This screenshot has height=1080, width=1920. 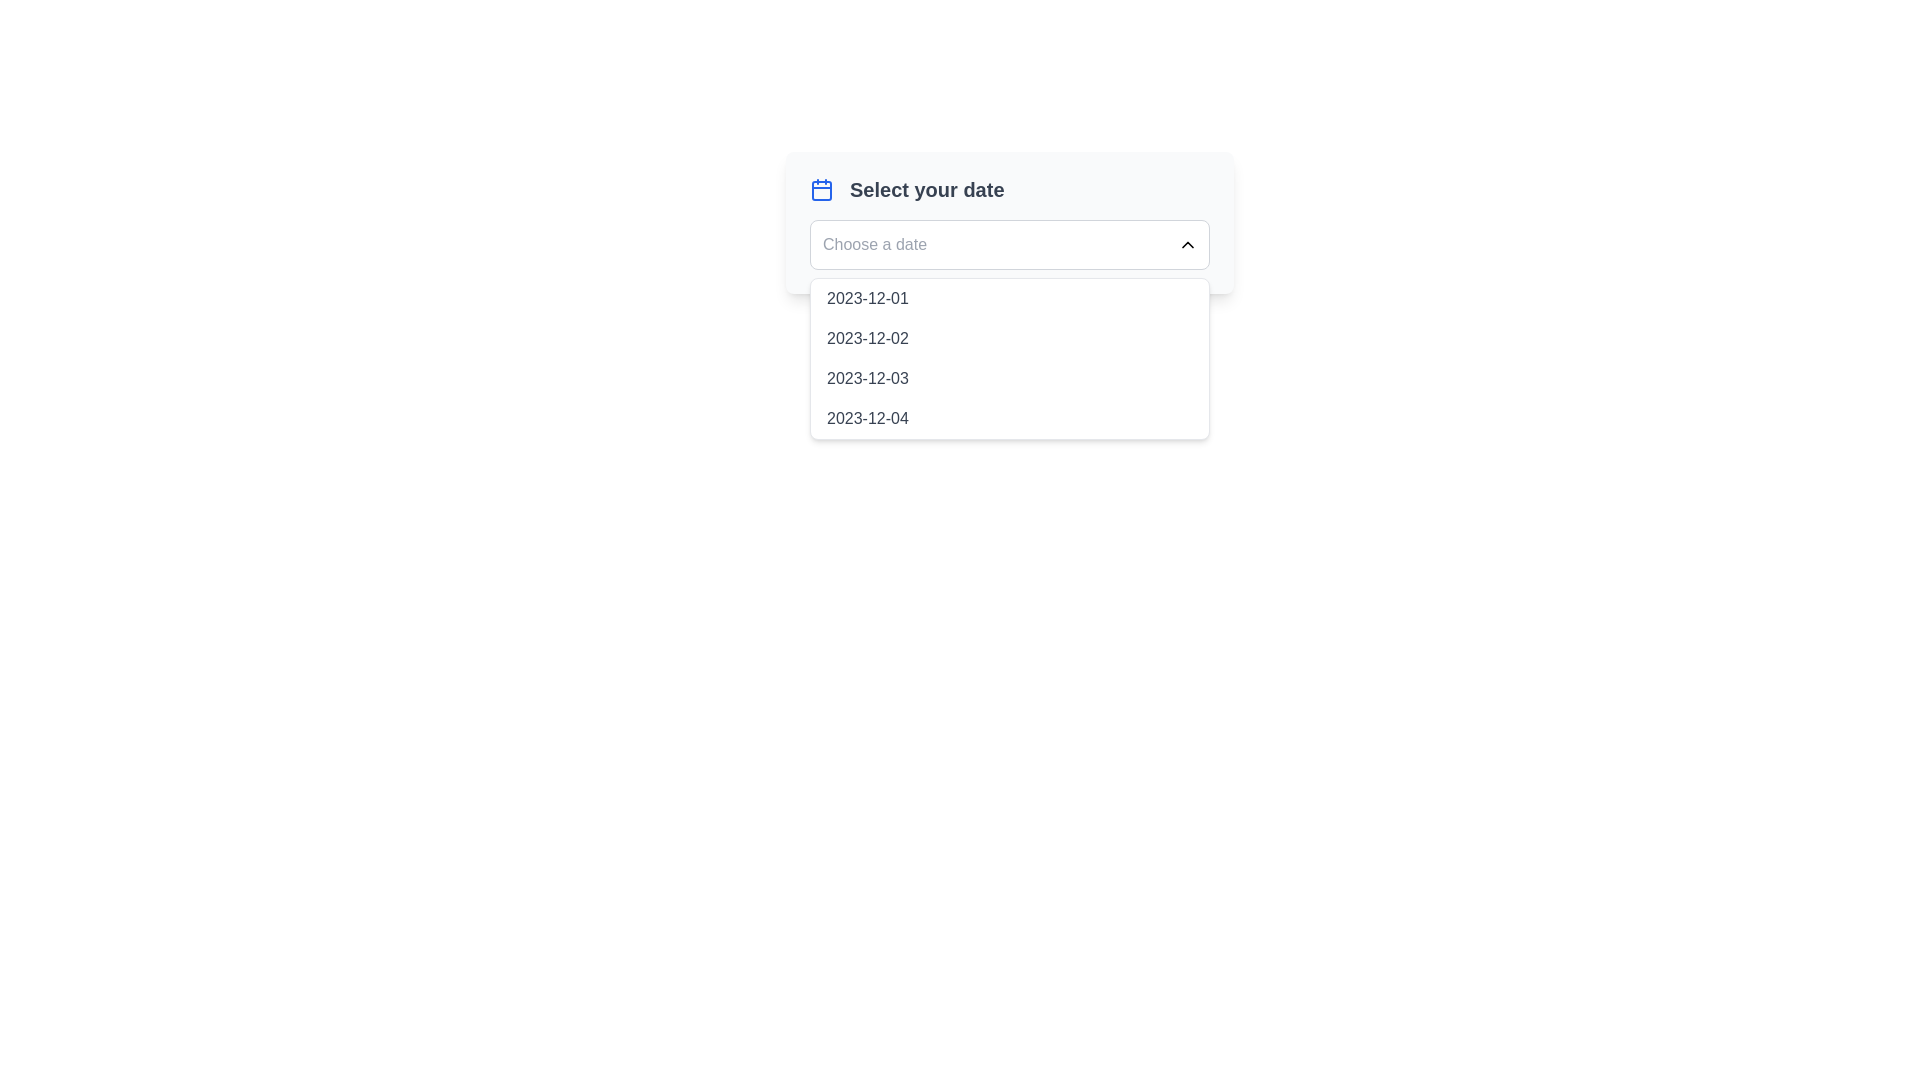 I want to click on the dropdown menu option displaying the date '2023-12-02', so click(x=1009, y=338).